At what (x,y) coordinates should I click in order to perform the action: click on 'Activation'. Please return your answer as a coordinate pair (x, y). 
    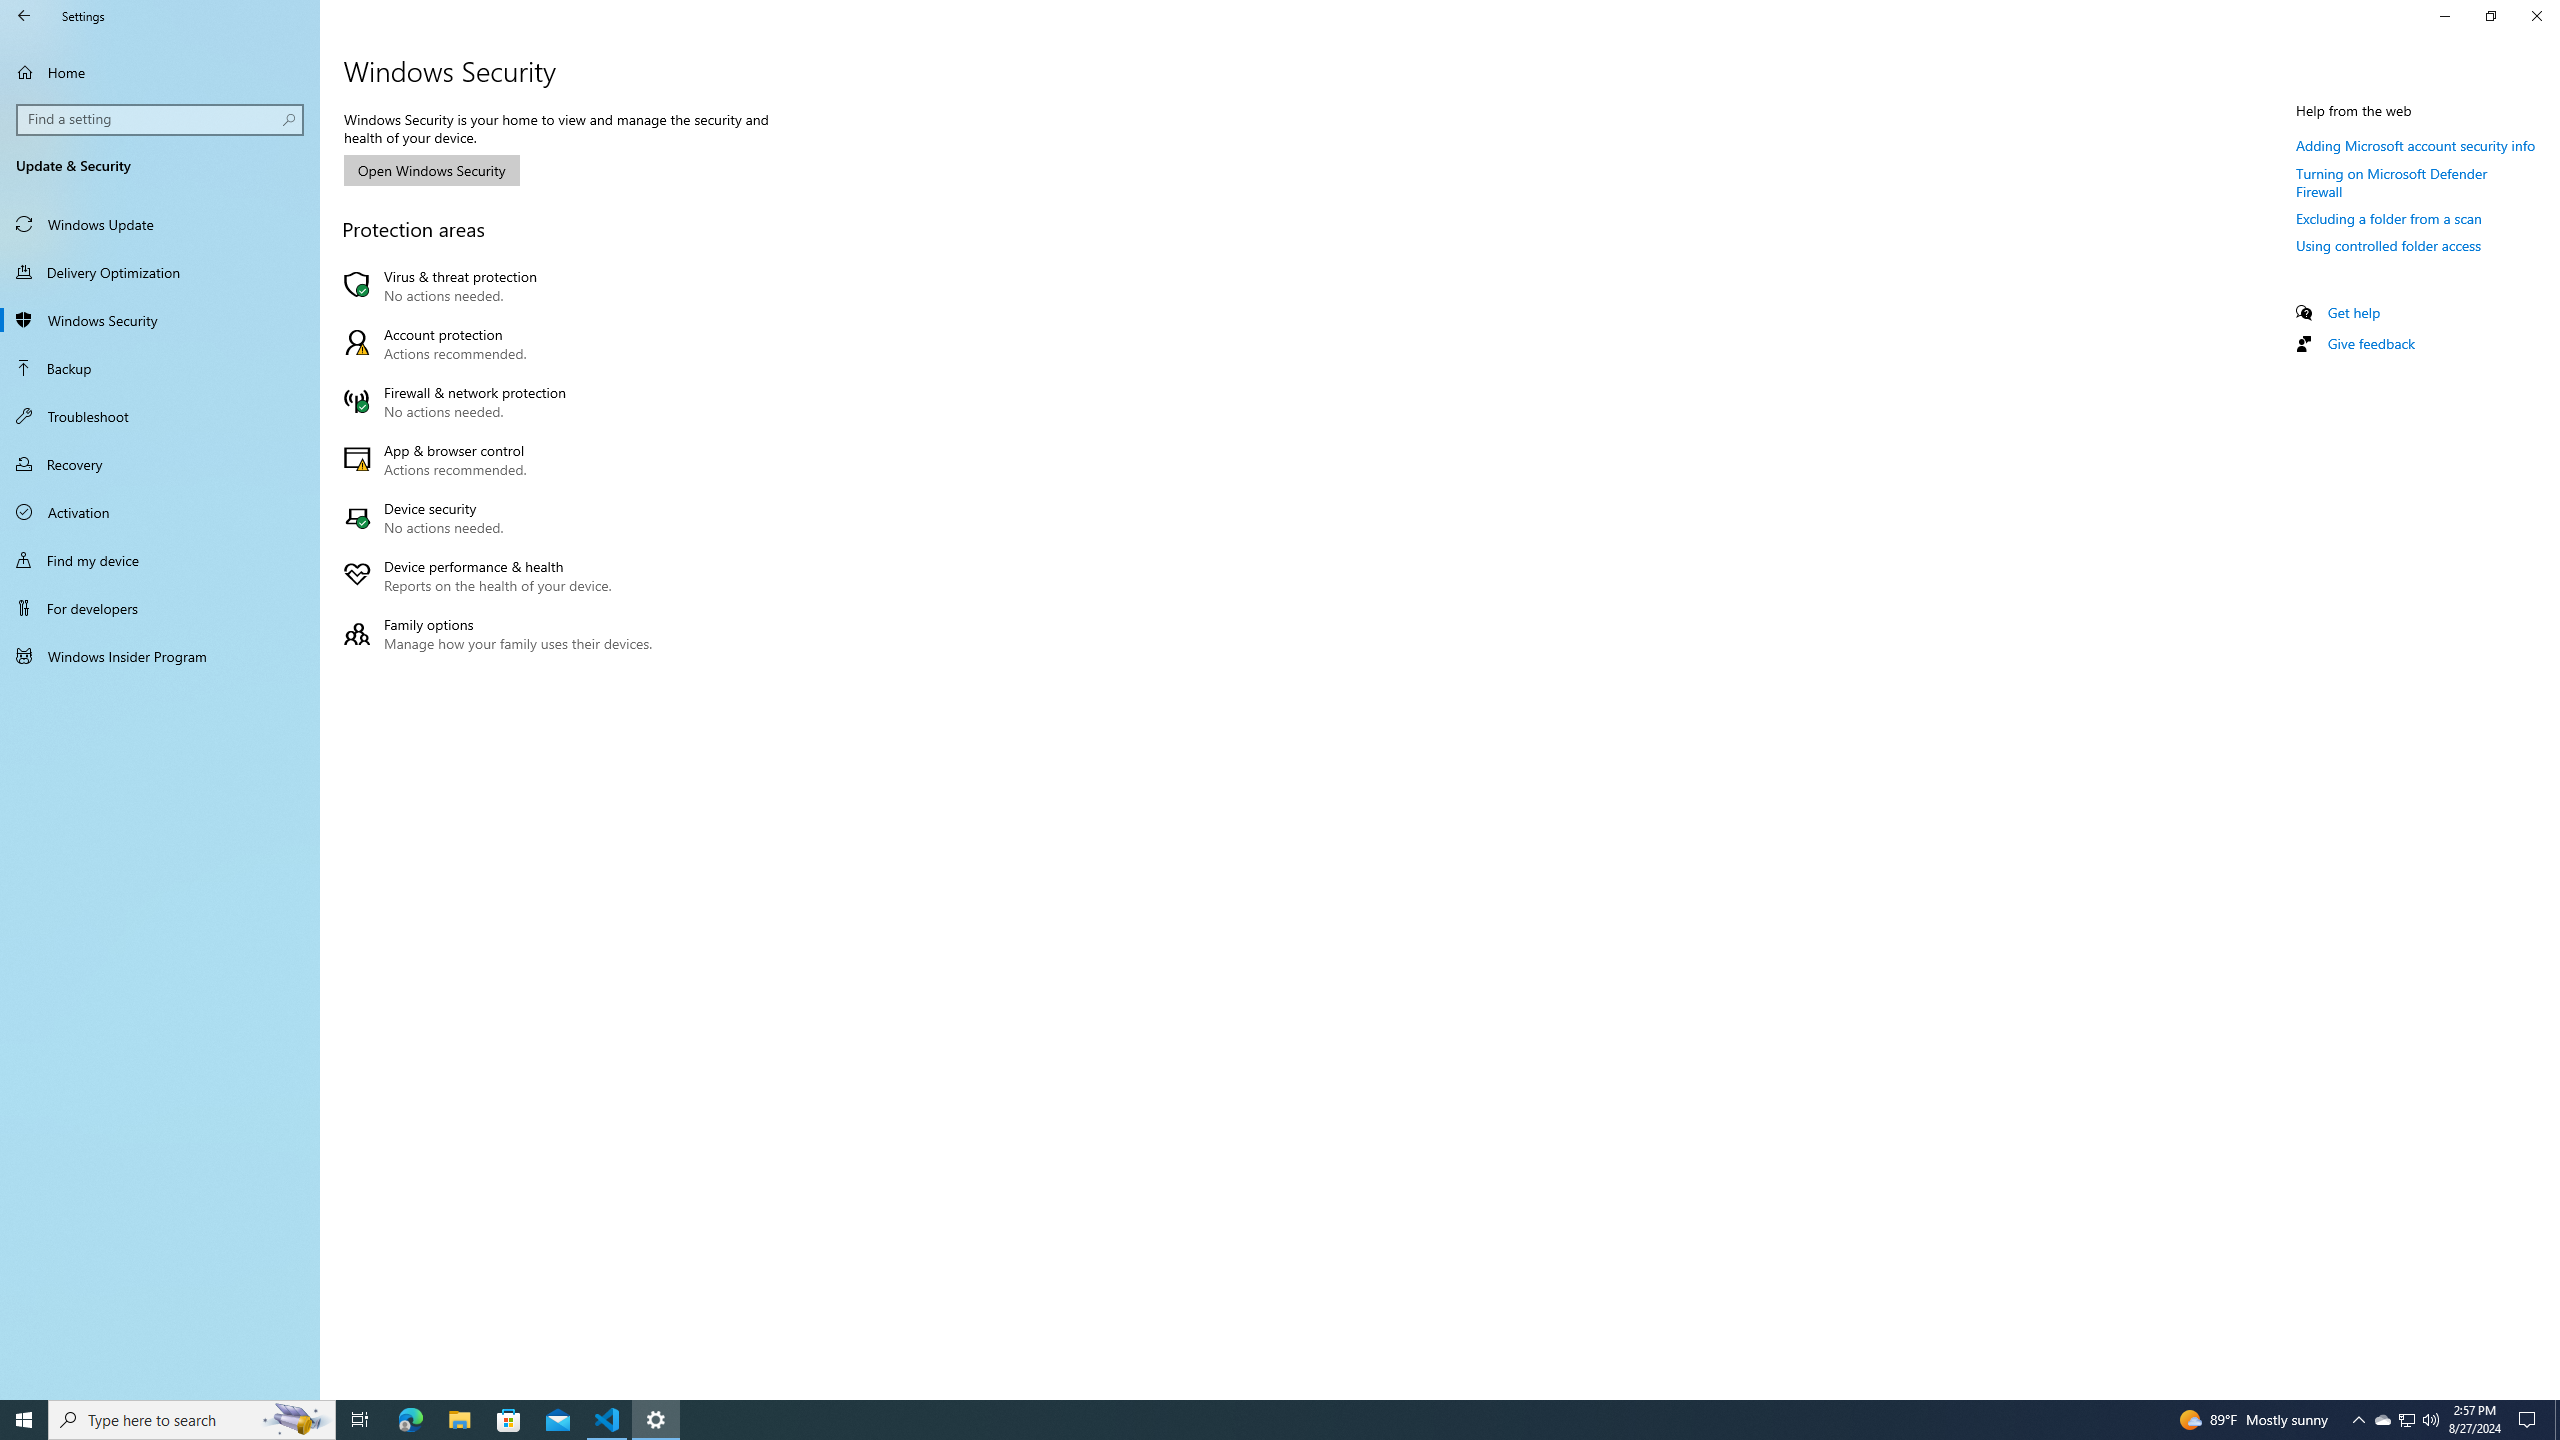
    Looking at the image, I should click on (159, 510).